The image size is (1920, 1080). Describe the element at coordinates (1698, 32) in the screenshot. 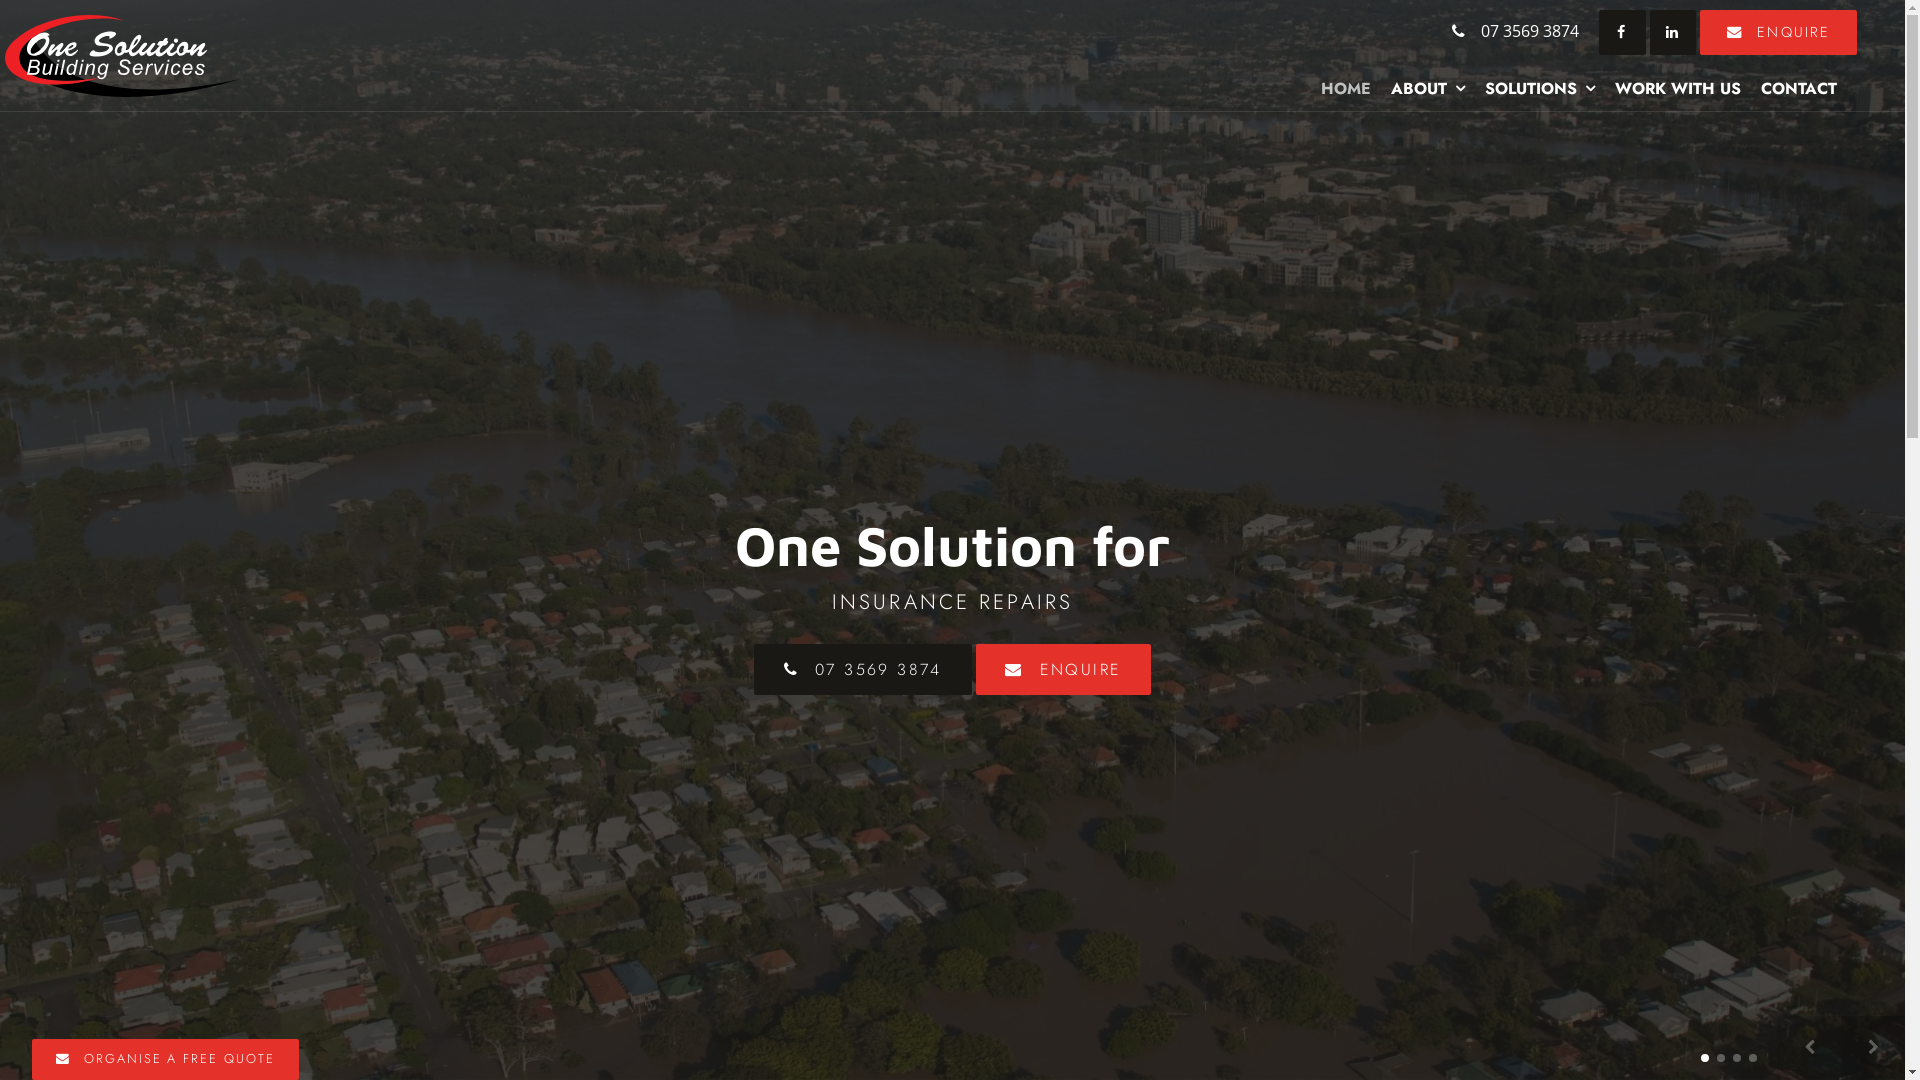

I see `'ENQUIRE'` at that location.